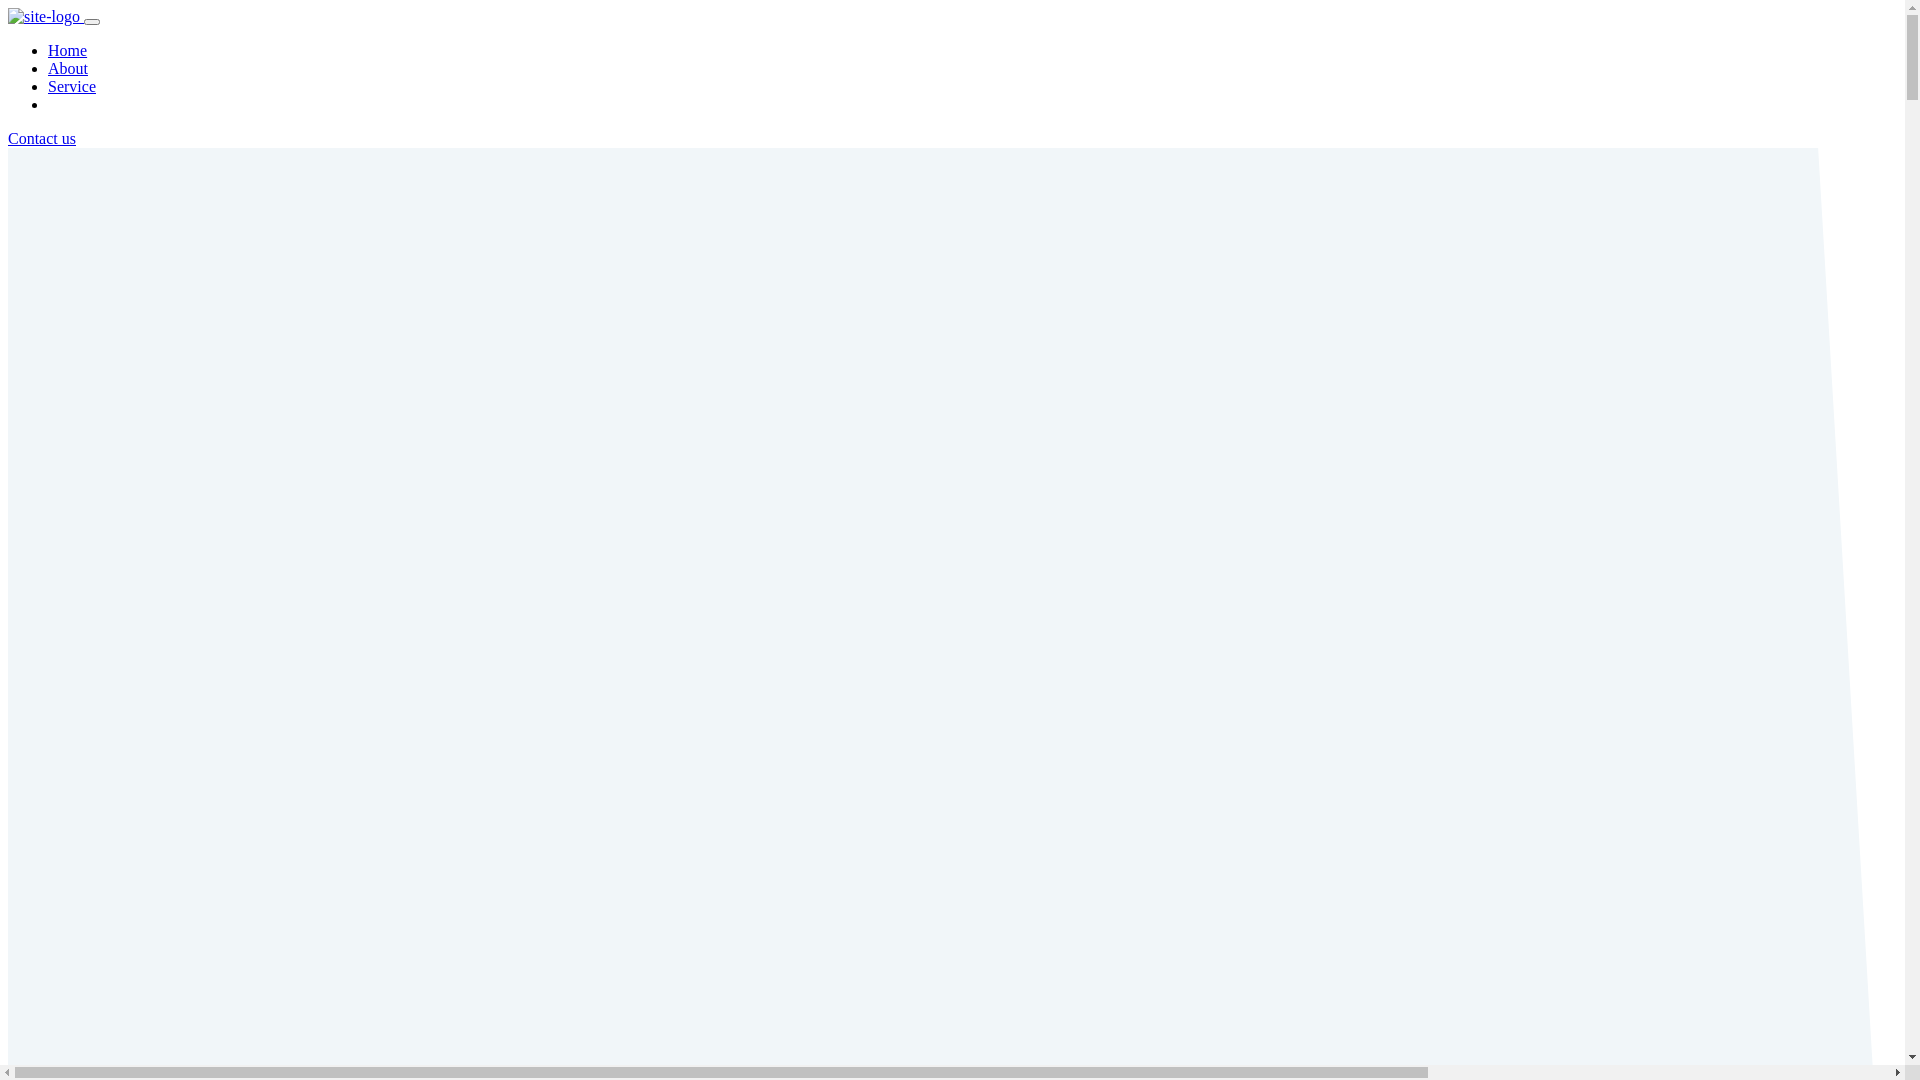 This screenshot has height=1080, width=1920. What do you see at coordinates (67, 67) in the screenshot?
I see `'About'` at bounding box center [67, 67].